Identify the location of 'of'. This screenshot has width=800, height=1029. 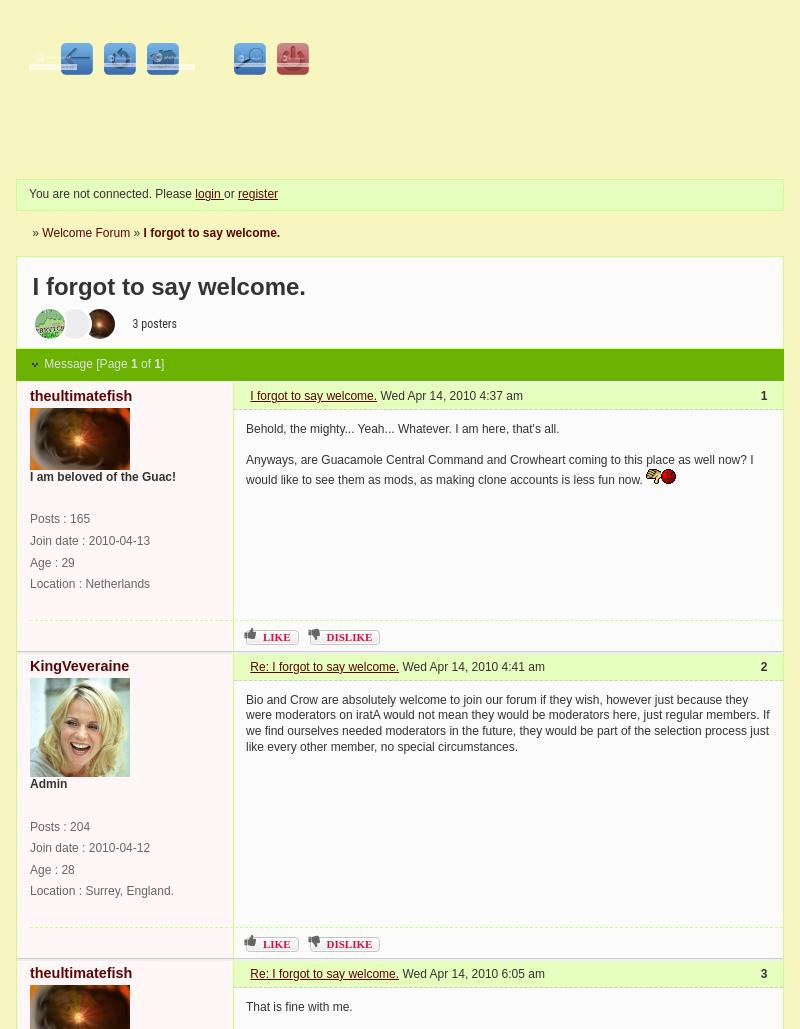
(145, 363).